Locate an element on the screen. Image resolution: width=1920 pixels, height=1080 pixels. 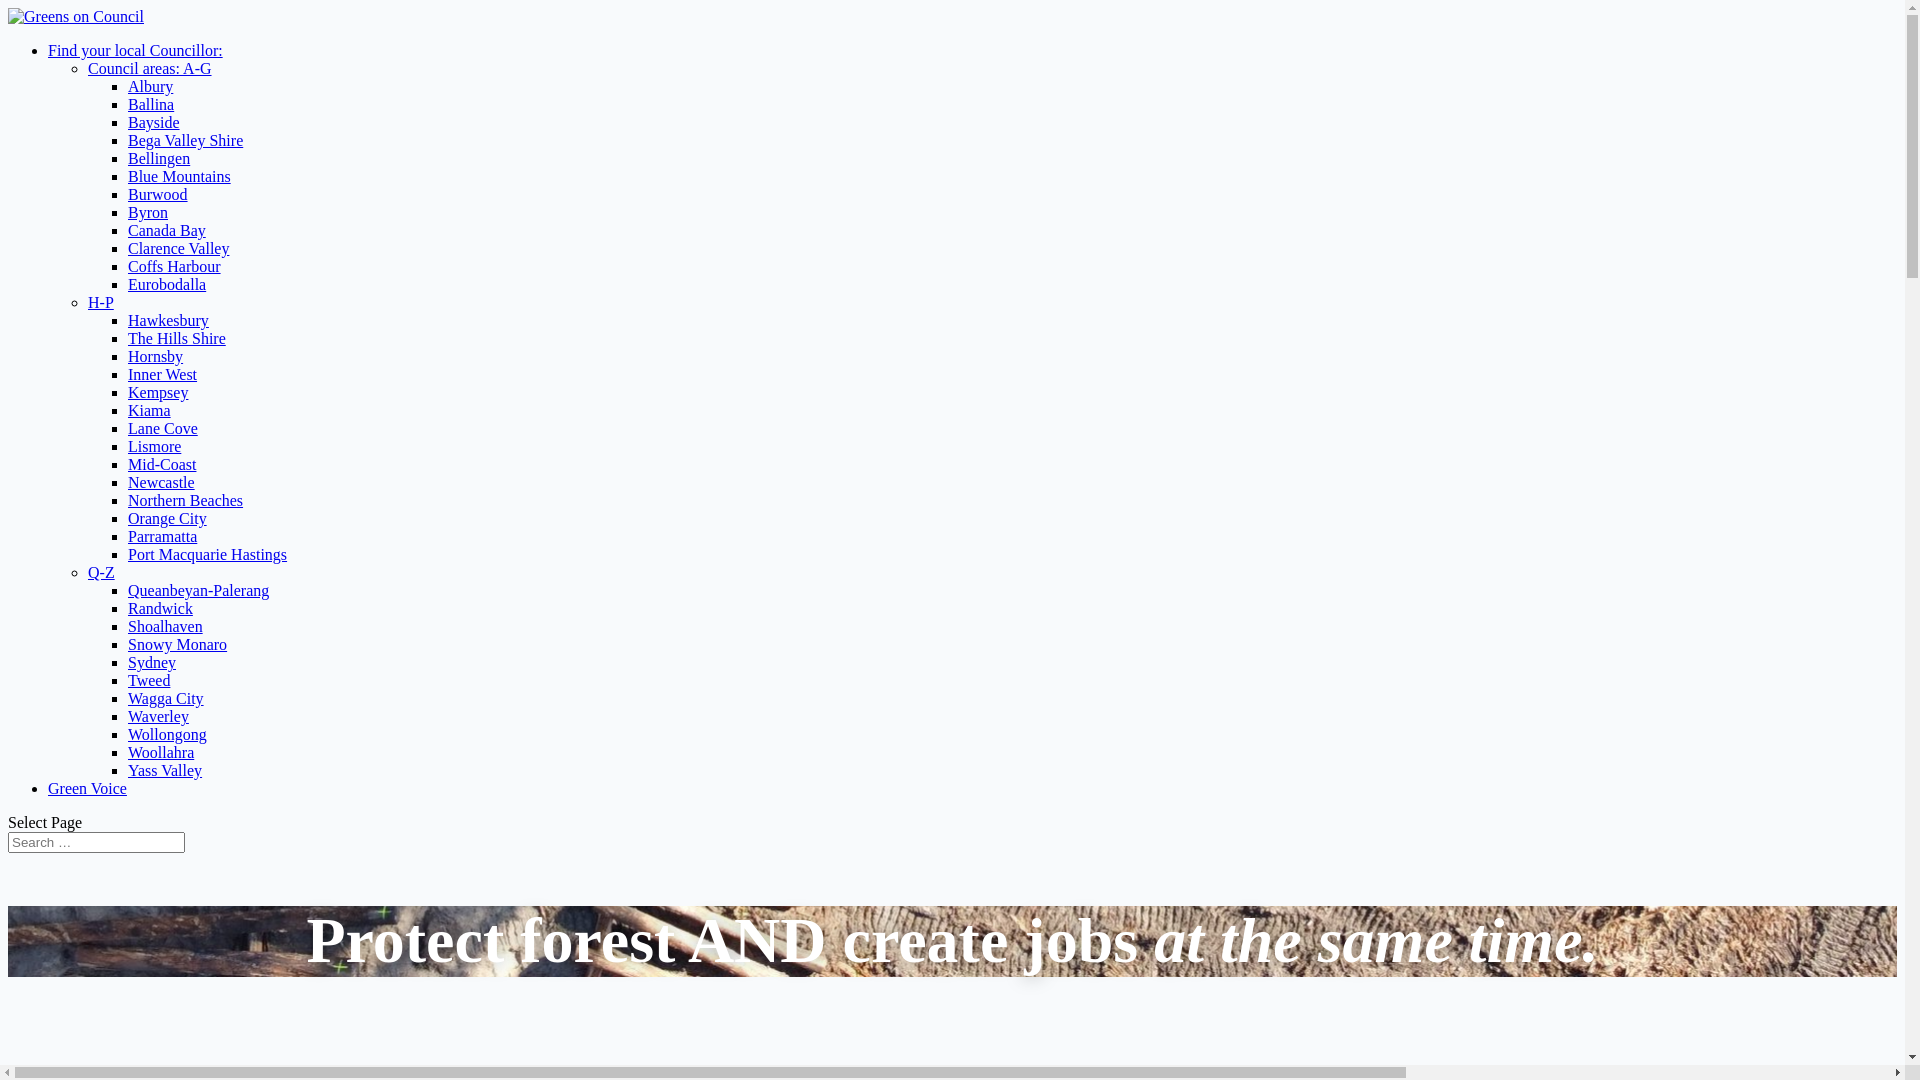
'Lismore' is located at coordinates (153, 445).